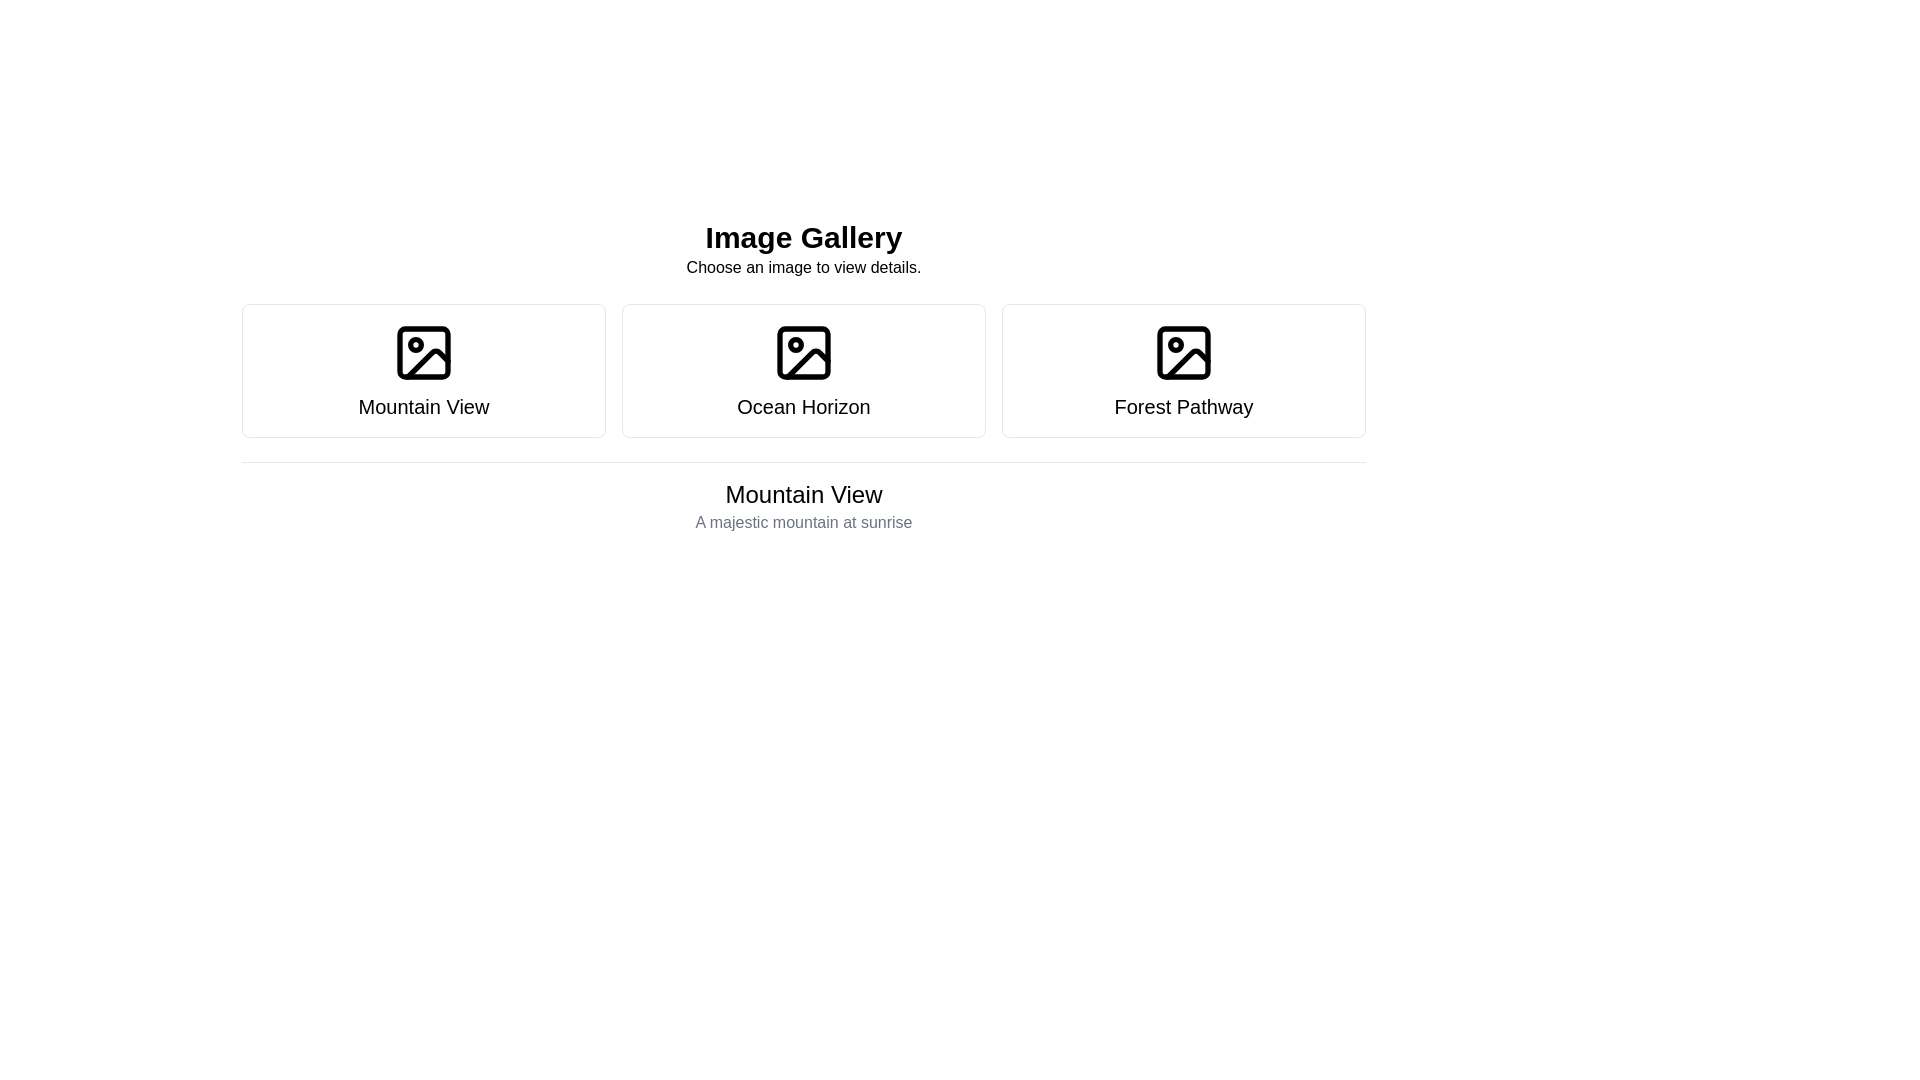  What do you see at coordinates (804, 237) in the screenshot?
I see `the bold, black text 'Image Gallery' which is prominently displayed at the top-center of the interface` at bounding box center [804, 237].